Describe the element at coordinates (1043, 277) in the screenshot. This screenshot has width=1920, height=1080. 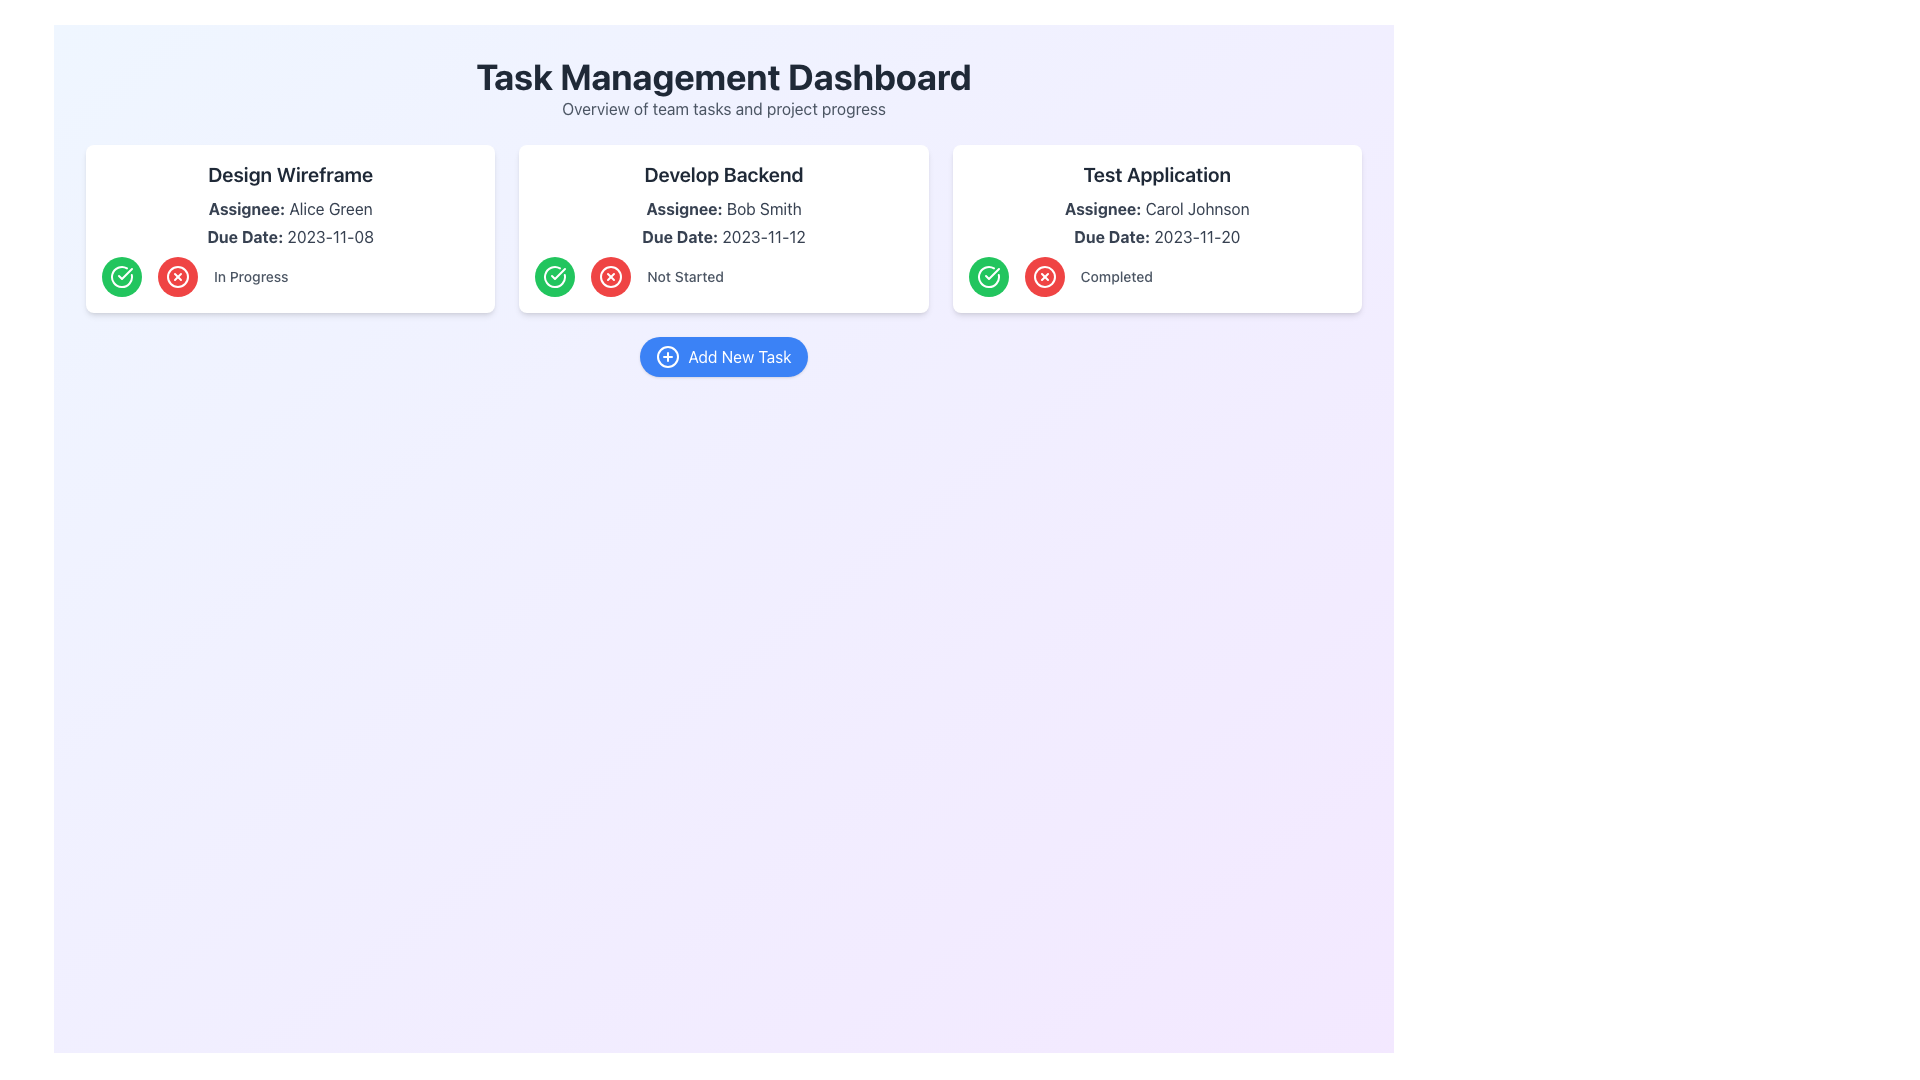
I see `the button located on the right side of the green button within the 'Test Application' card to reject or close the associated task` at that location.